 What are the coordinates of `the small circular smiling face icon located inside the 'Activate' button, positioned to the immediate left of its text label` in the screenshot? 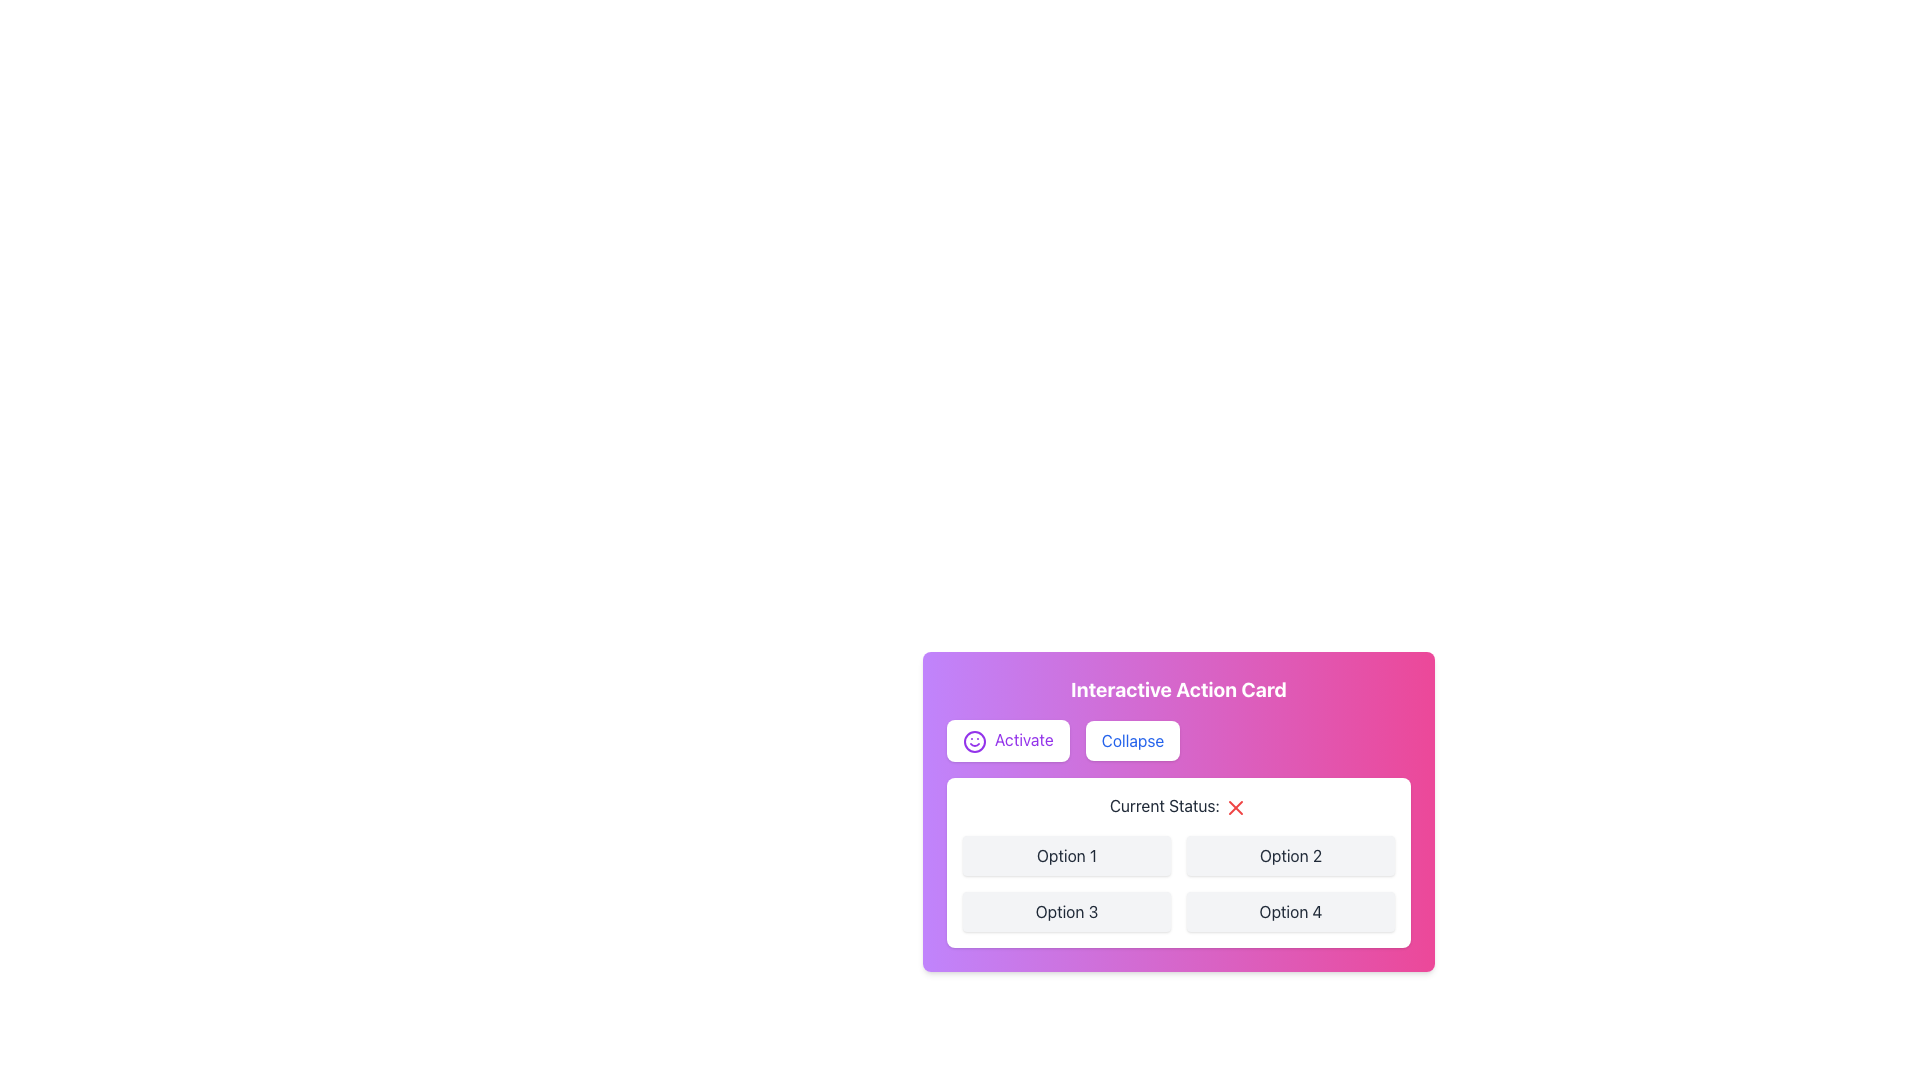 It's located at (974, 740).